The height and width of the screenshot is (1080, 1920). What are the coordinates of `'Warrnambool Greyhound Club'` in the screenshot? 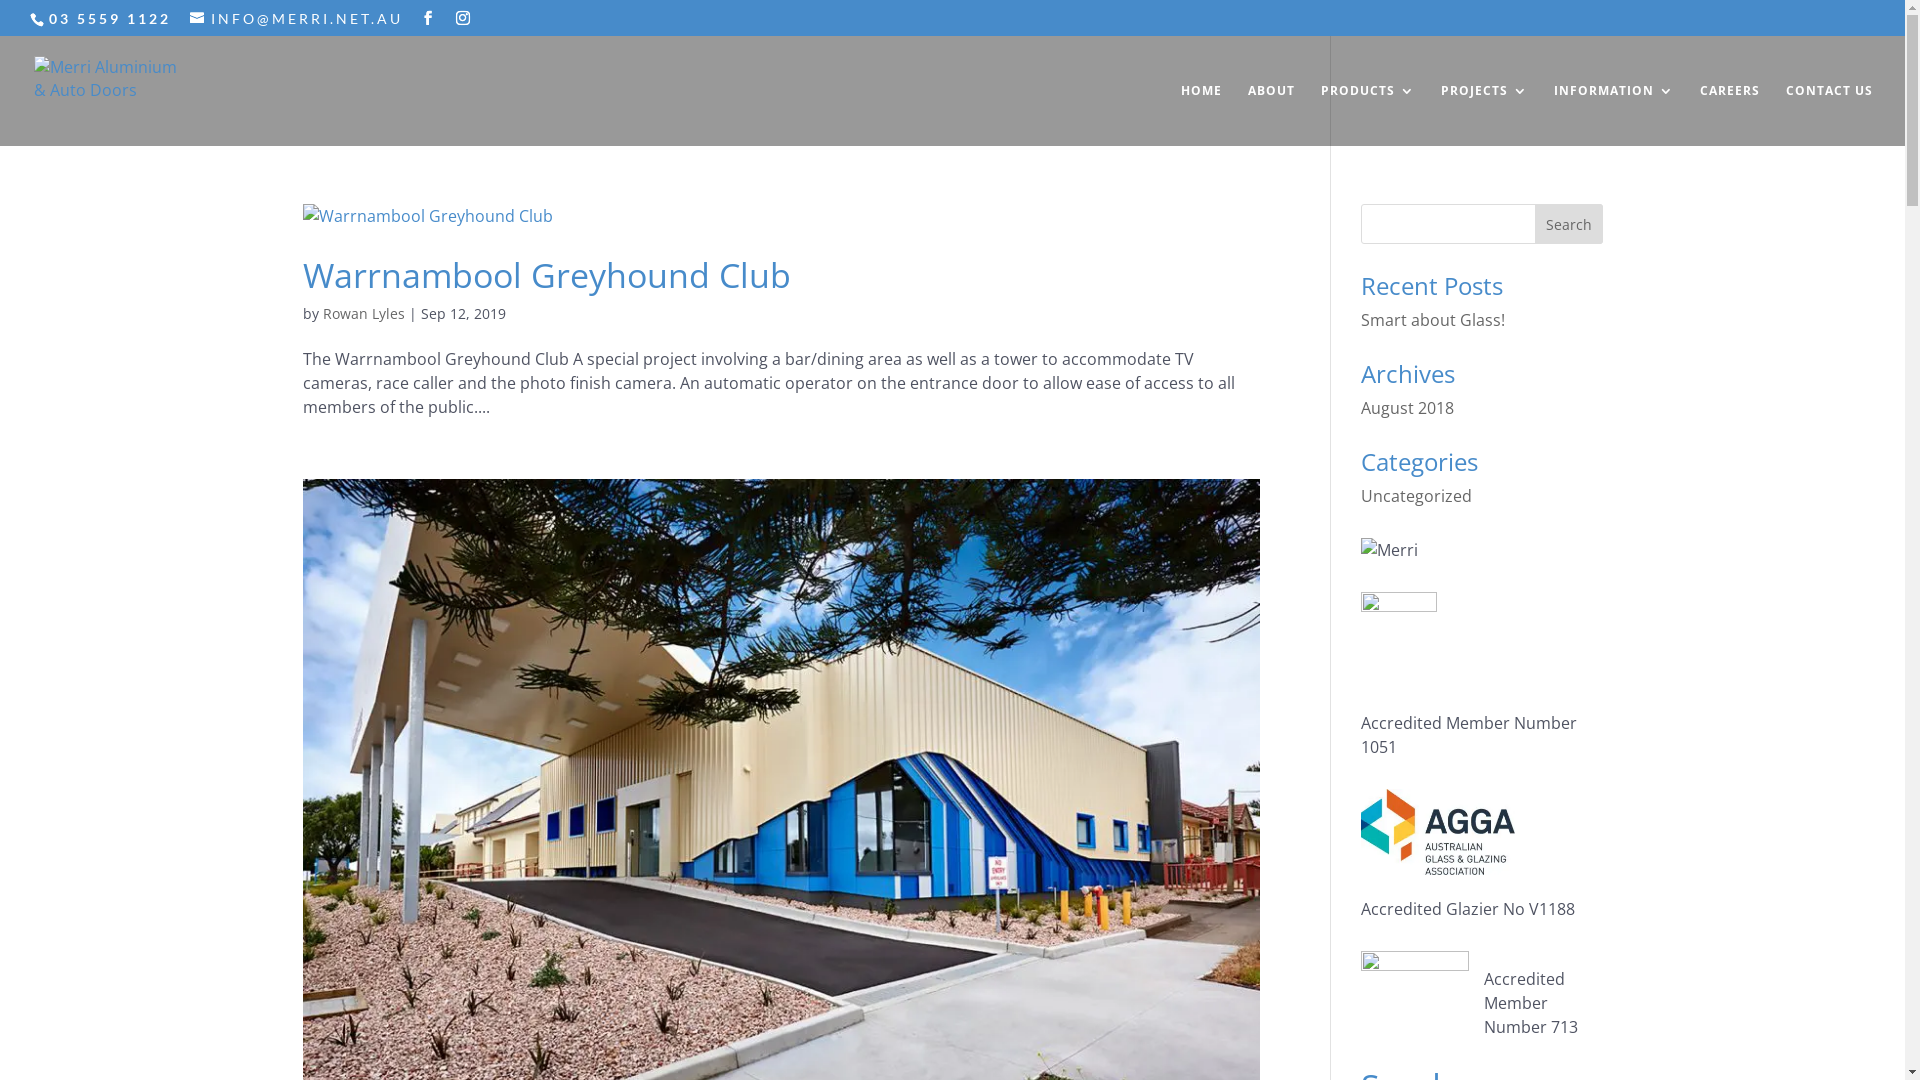 It's located at (301, 274).